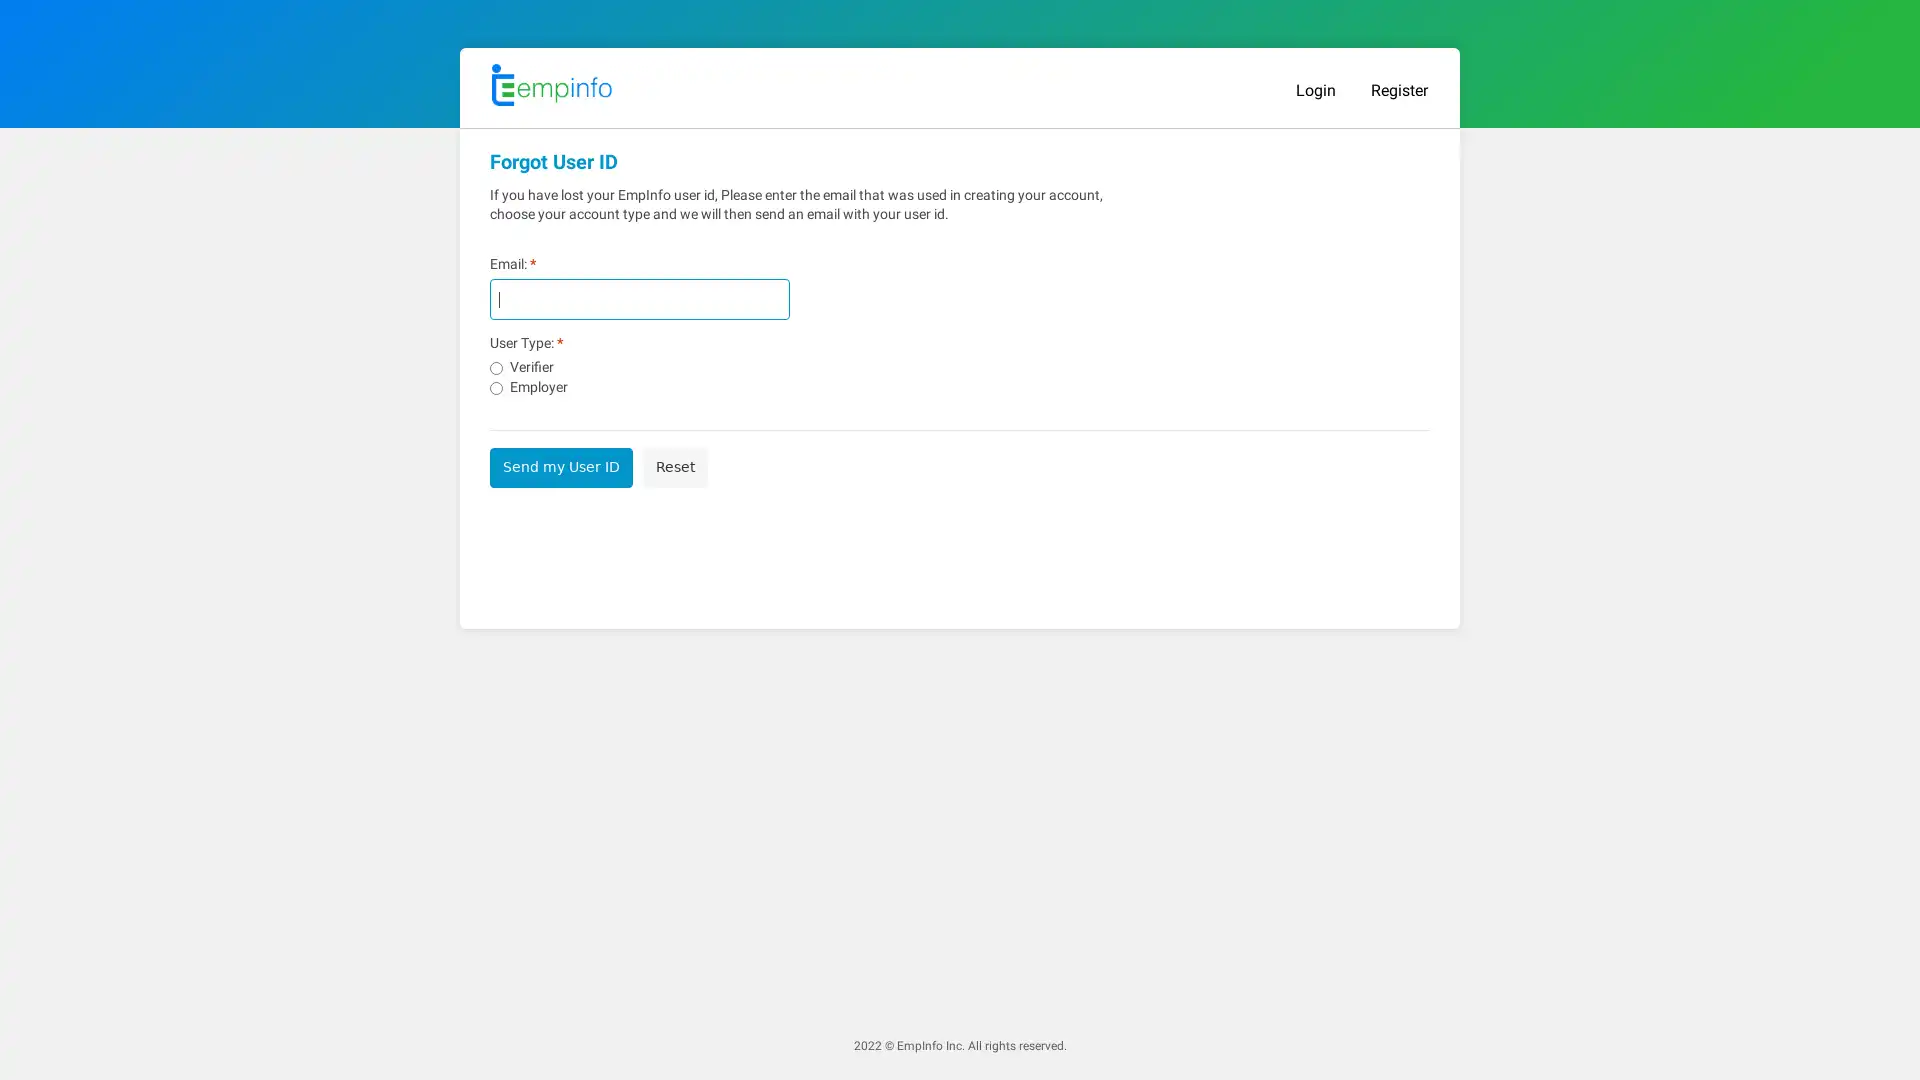 The width and height of the screenshot is (1920, 1080). What do you see at coordinates (560, 466) in the screenshot?
I see `Send my User ID` at bounding box center [560, 466].